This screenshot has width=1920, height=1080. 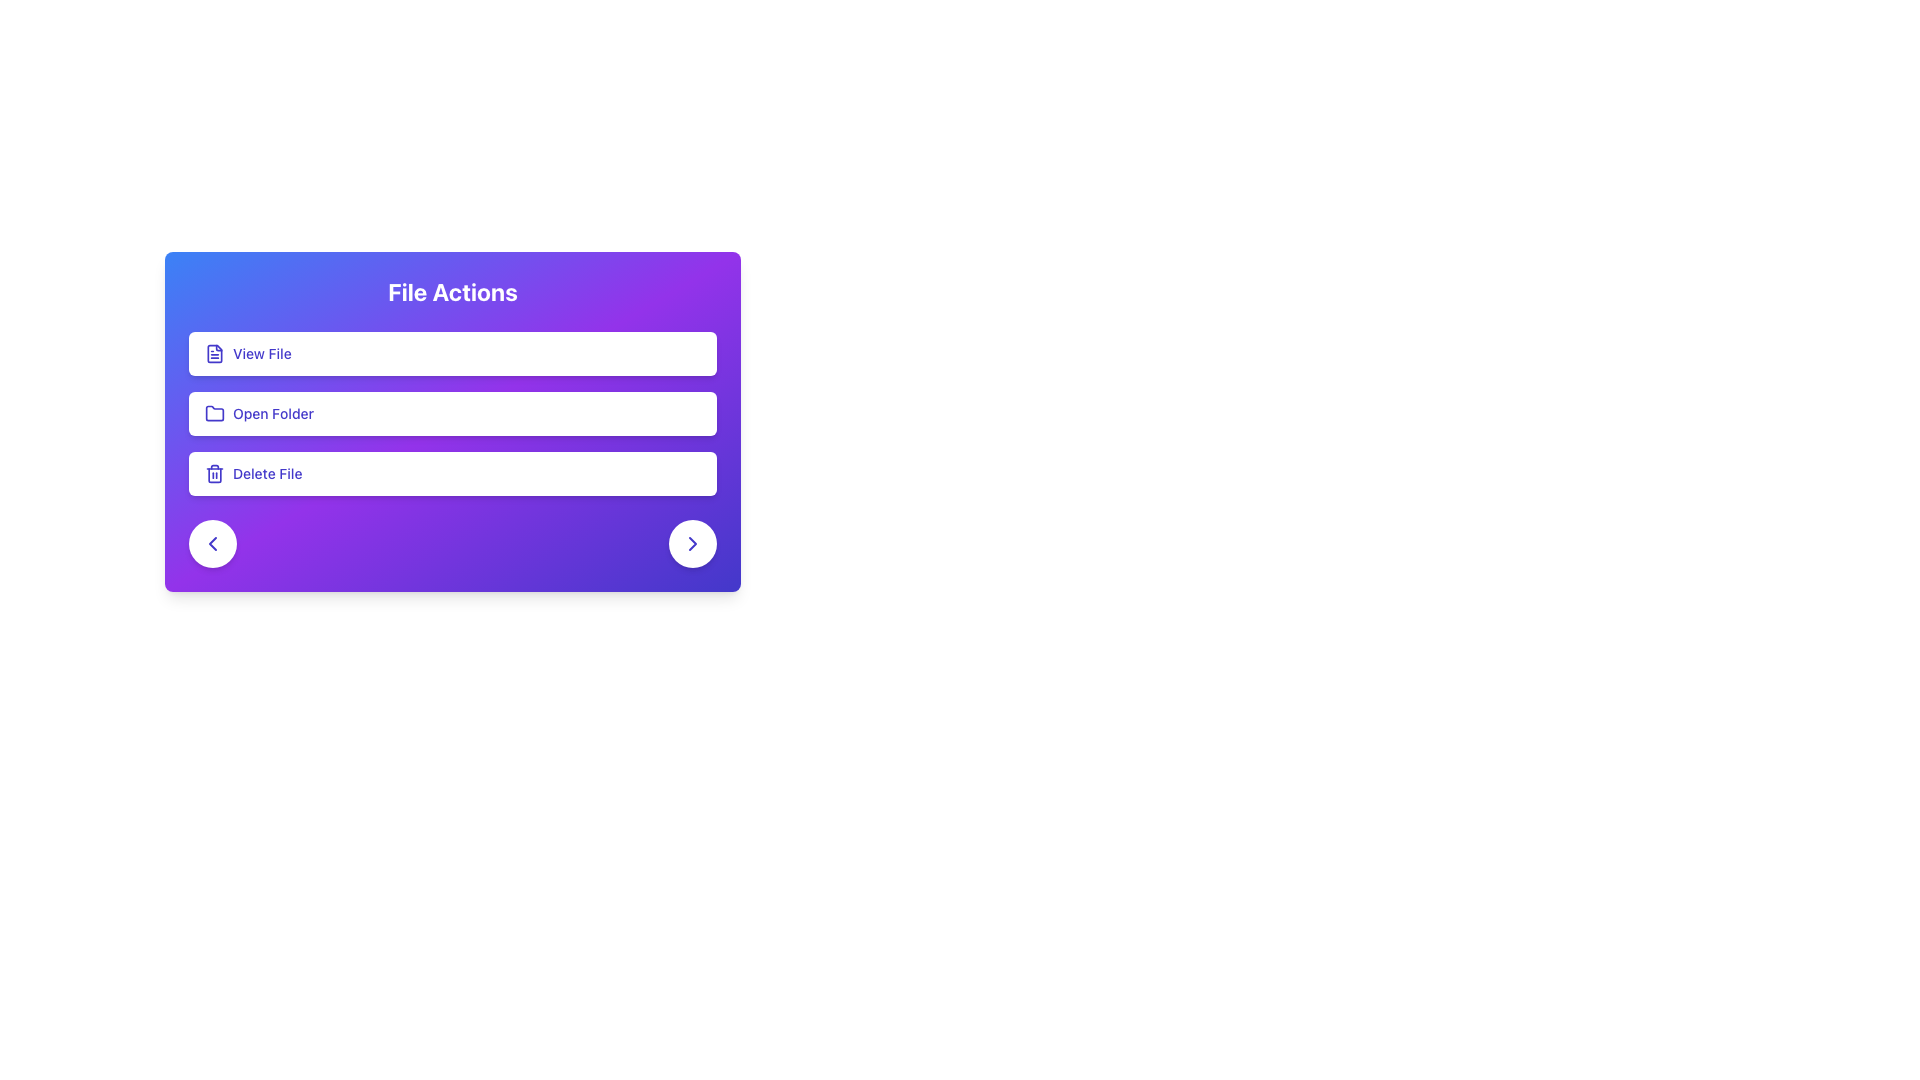 I want to click on the icon located in the 'File Actions' card, specifically in the second row for the 'Open Folder' action, positioned on the left side of the row adjacent to the 'Open Folder' text, so click(x=215, y=412).